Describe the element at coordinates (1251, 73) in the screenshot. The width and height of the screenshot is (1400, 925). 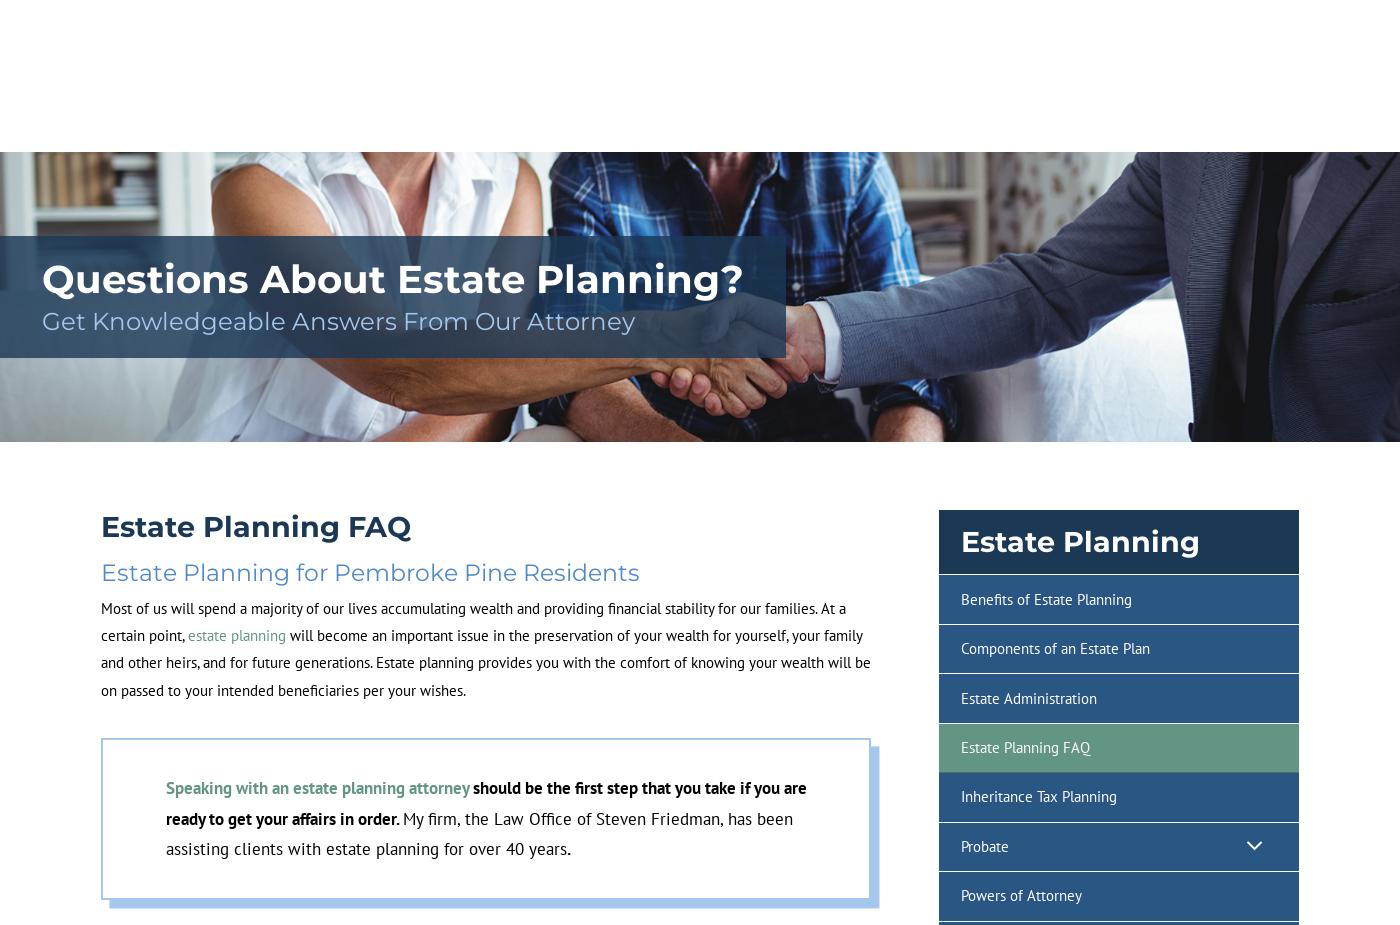
I see `'954.228.6126'` at that location.